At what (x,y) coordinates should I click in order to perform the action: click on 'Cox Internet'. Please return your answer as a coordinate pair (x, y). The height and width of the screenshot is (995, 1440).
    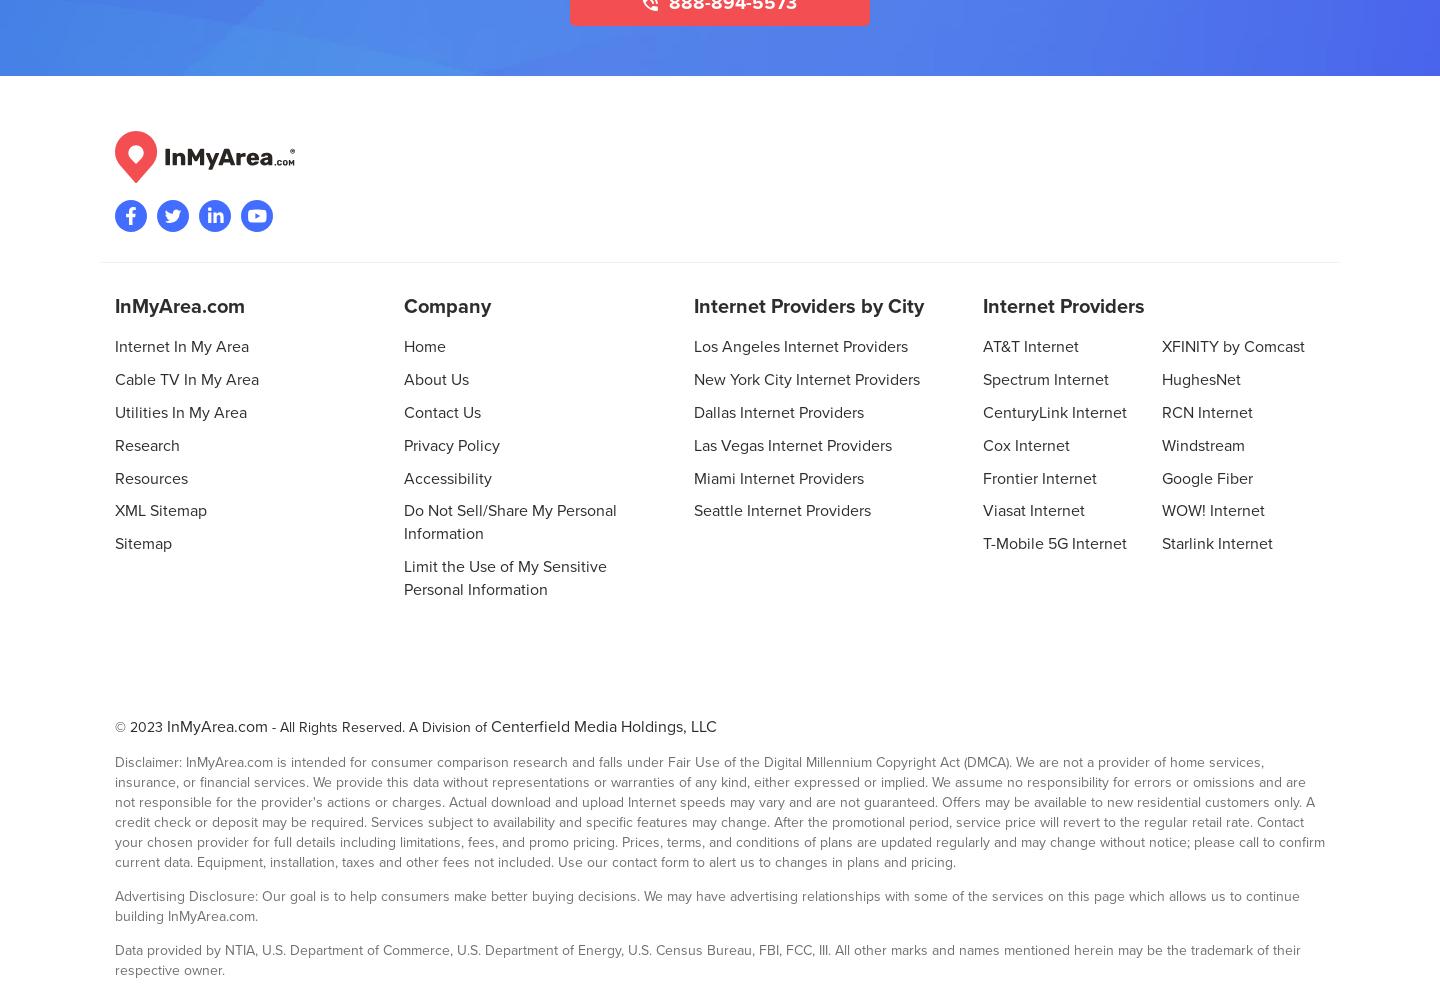
    Looking at the image, I should click on (980, 443).